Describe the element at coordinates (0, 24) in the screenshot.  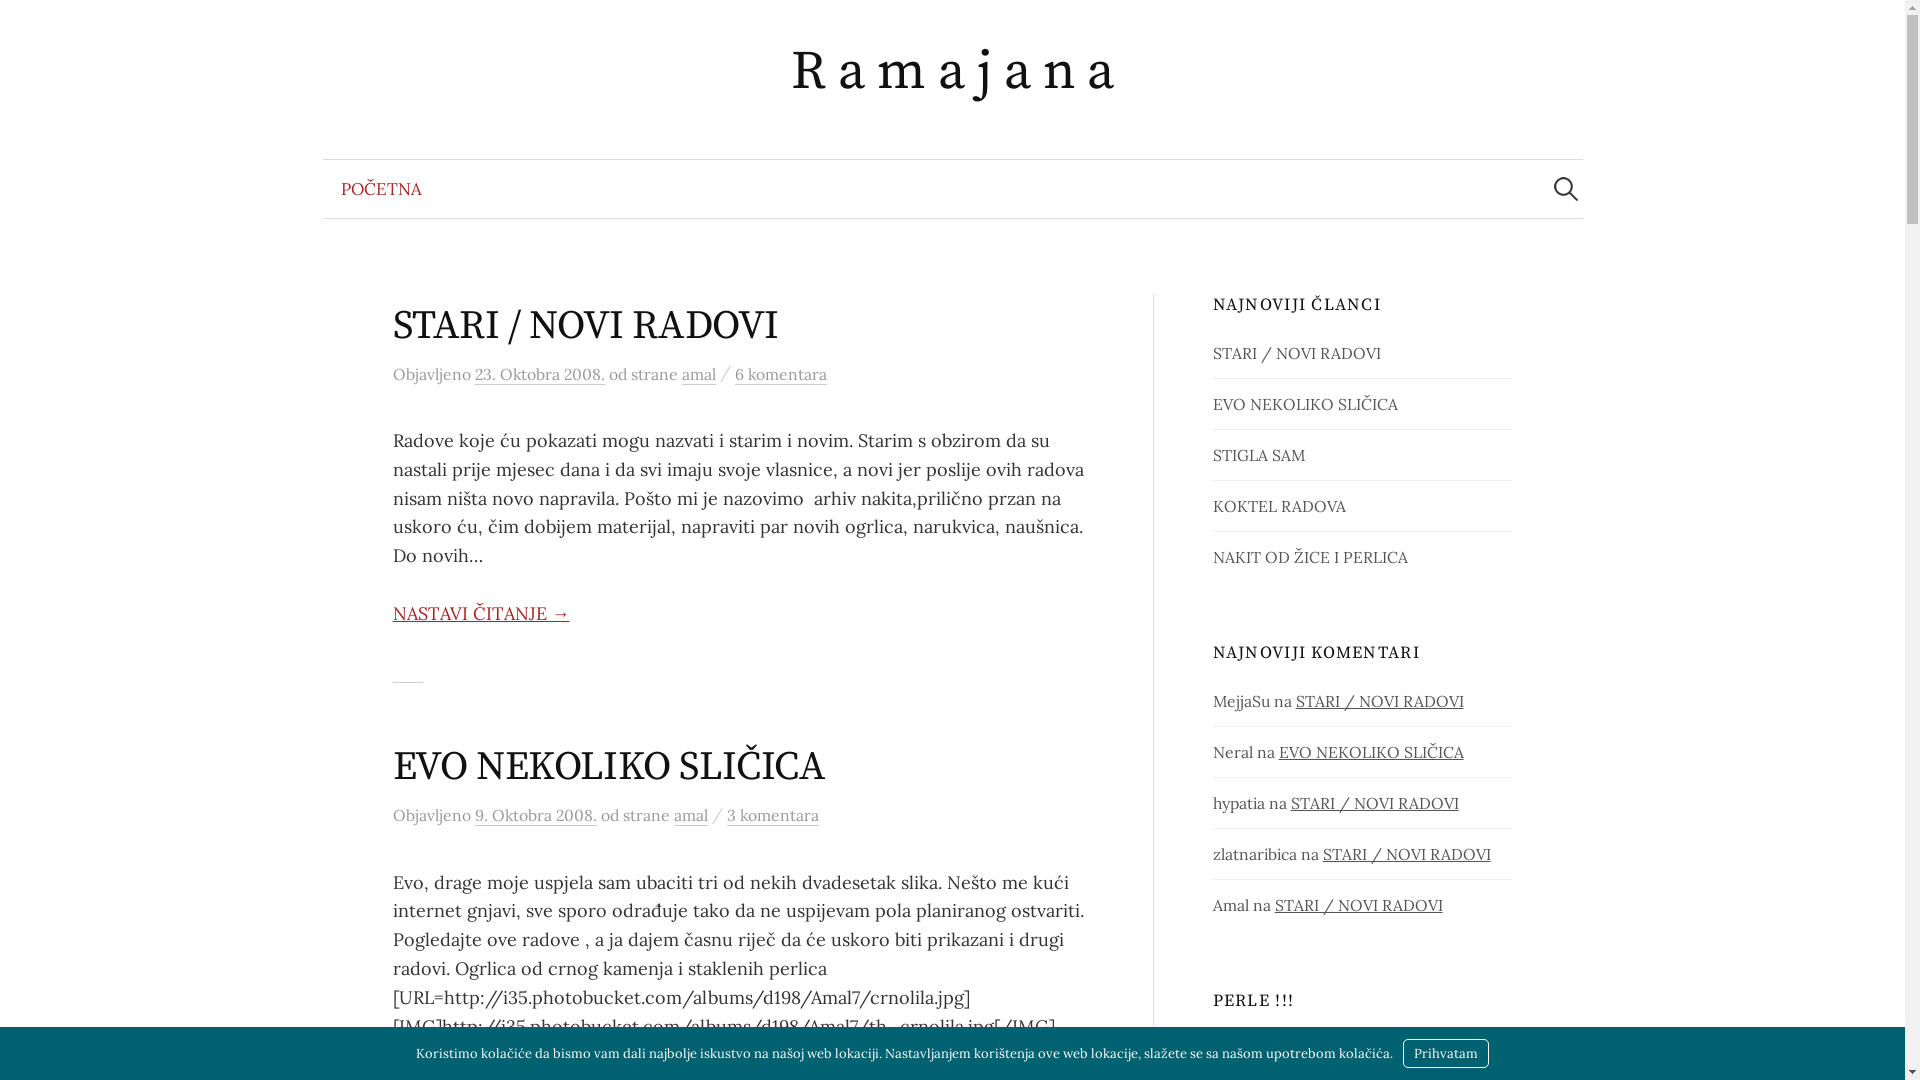
I see `'Pretraga'` at that location.